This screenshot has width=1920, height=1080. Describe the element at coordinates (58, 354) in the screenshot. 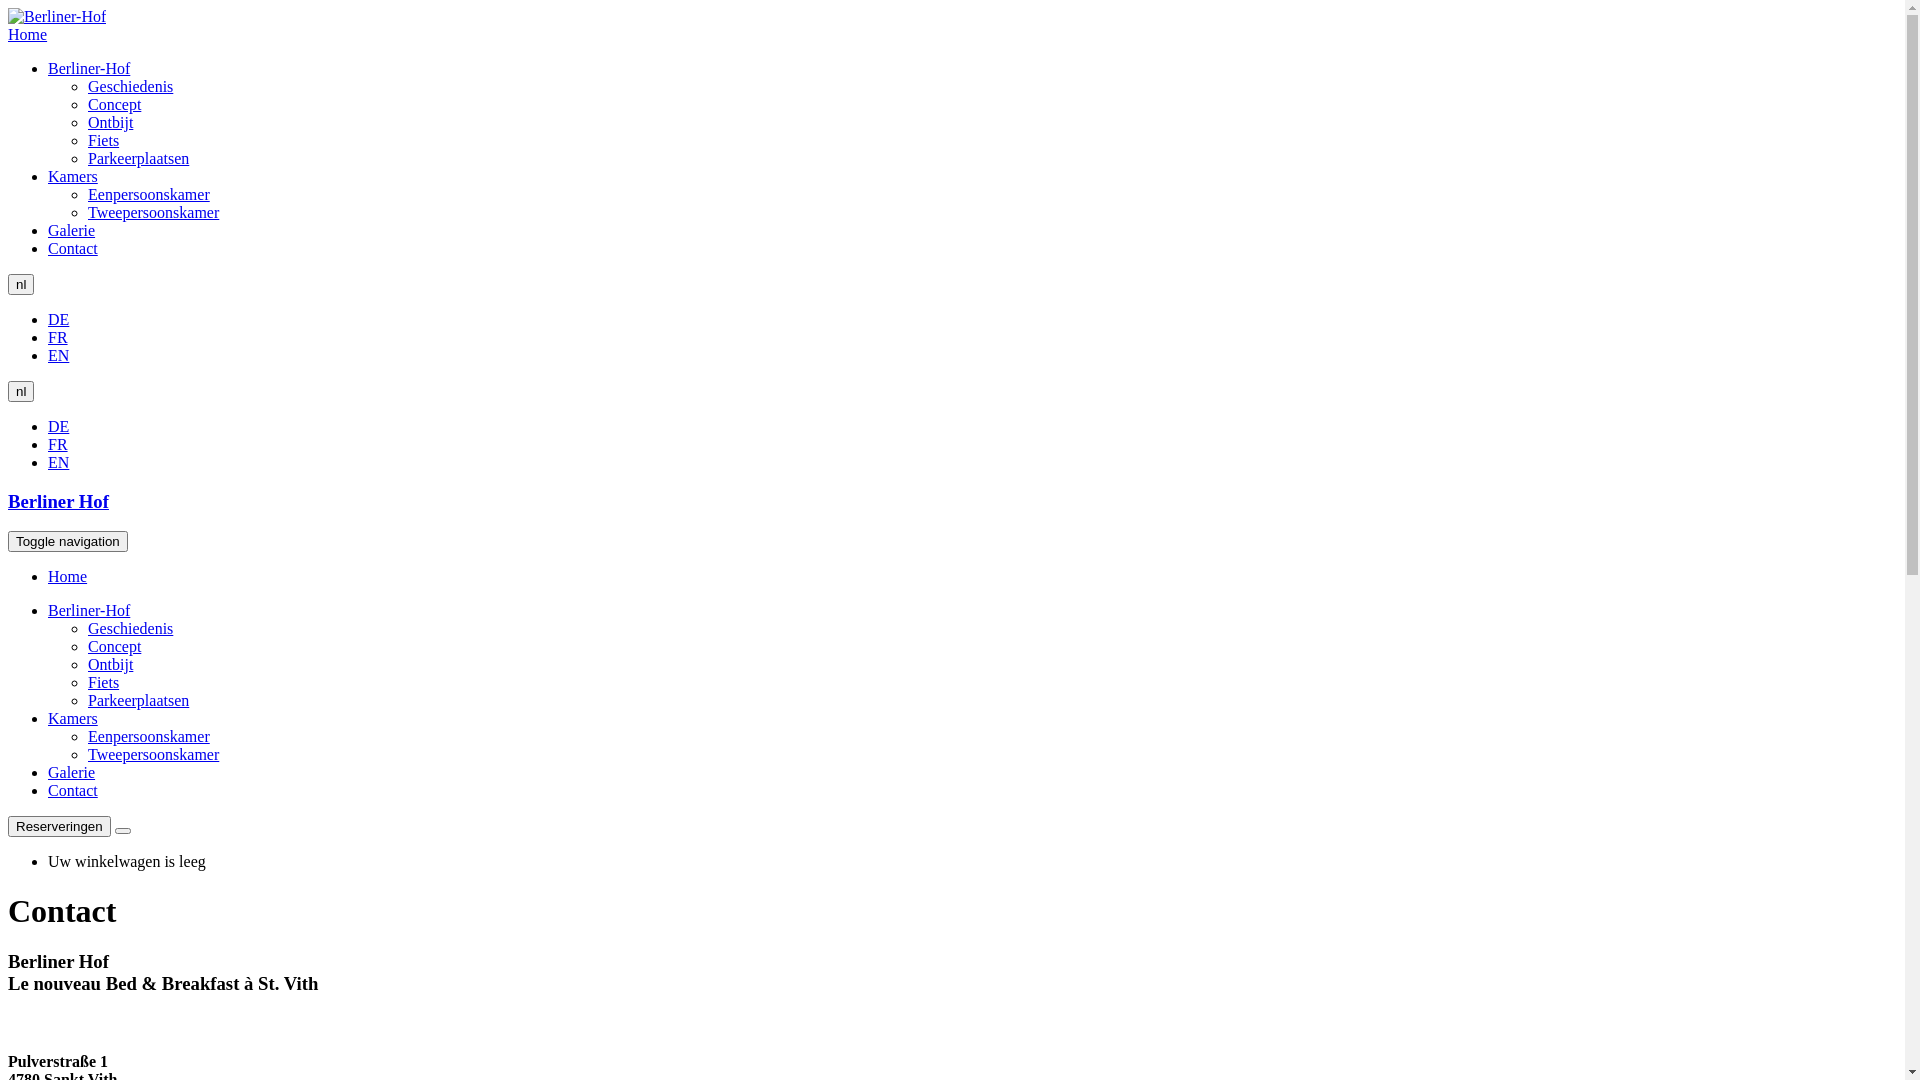

I see `'EN'` at that location.